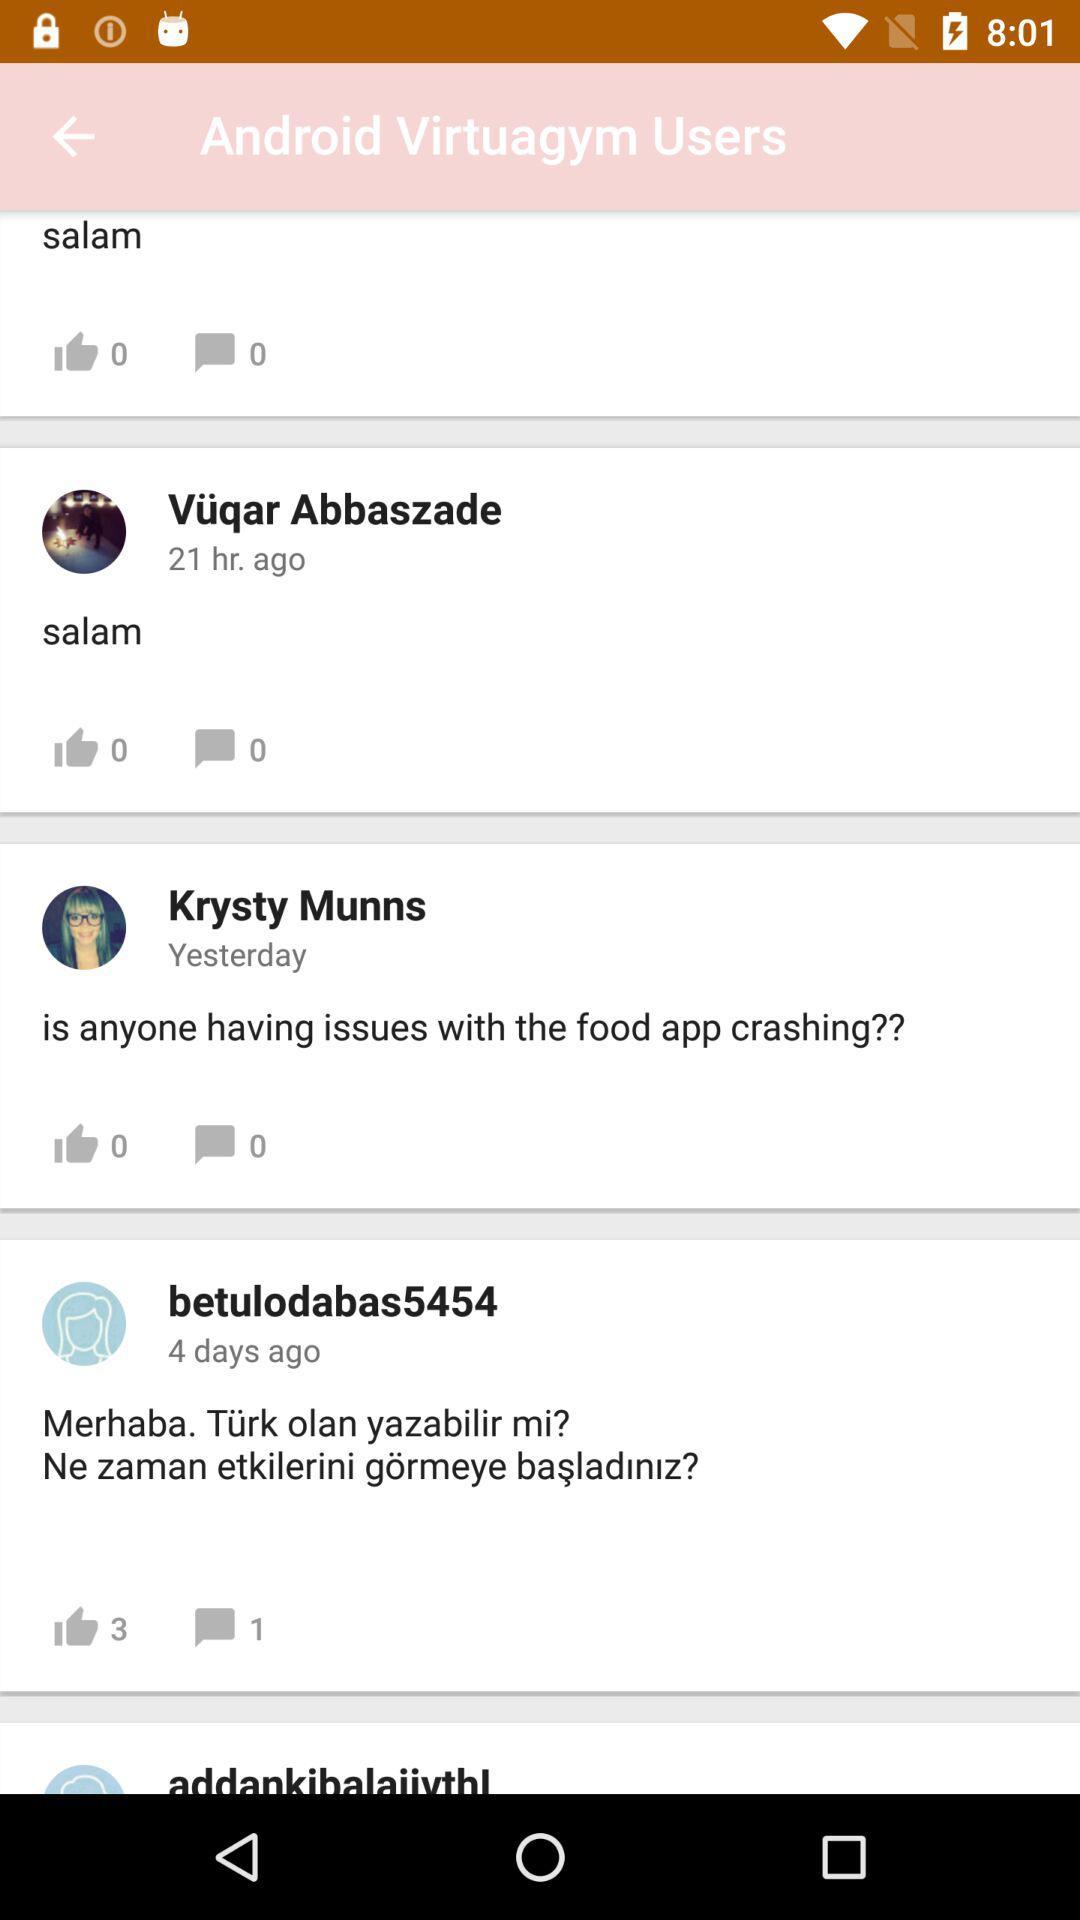  What do you see at coordinates (90, 1628) in the screenshot?
I see `3 item` at bounding box center [90, 1628].